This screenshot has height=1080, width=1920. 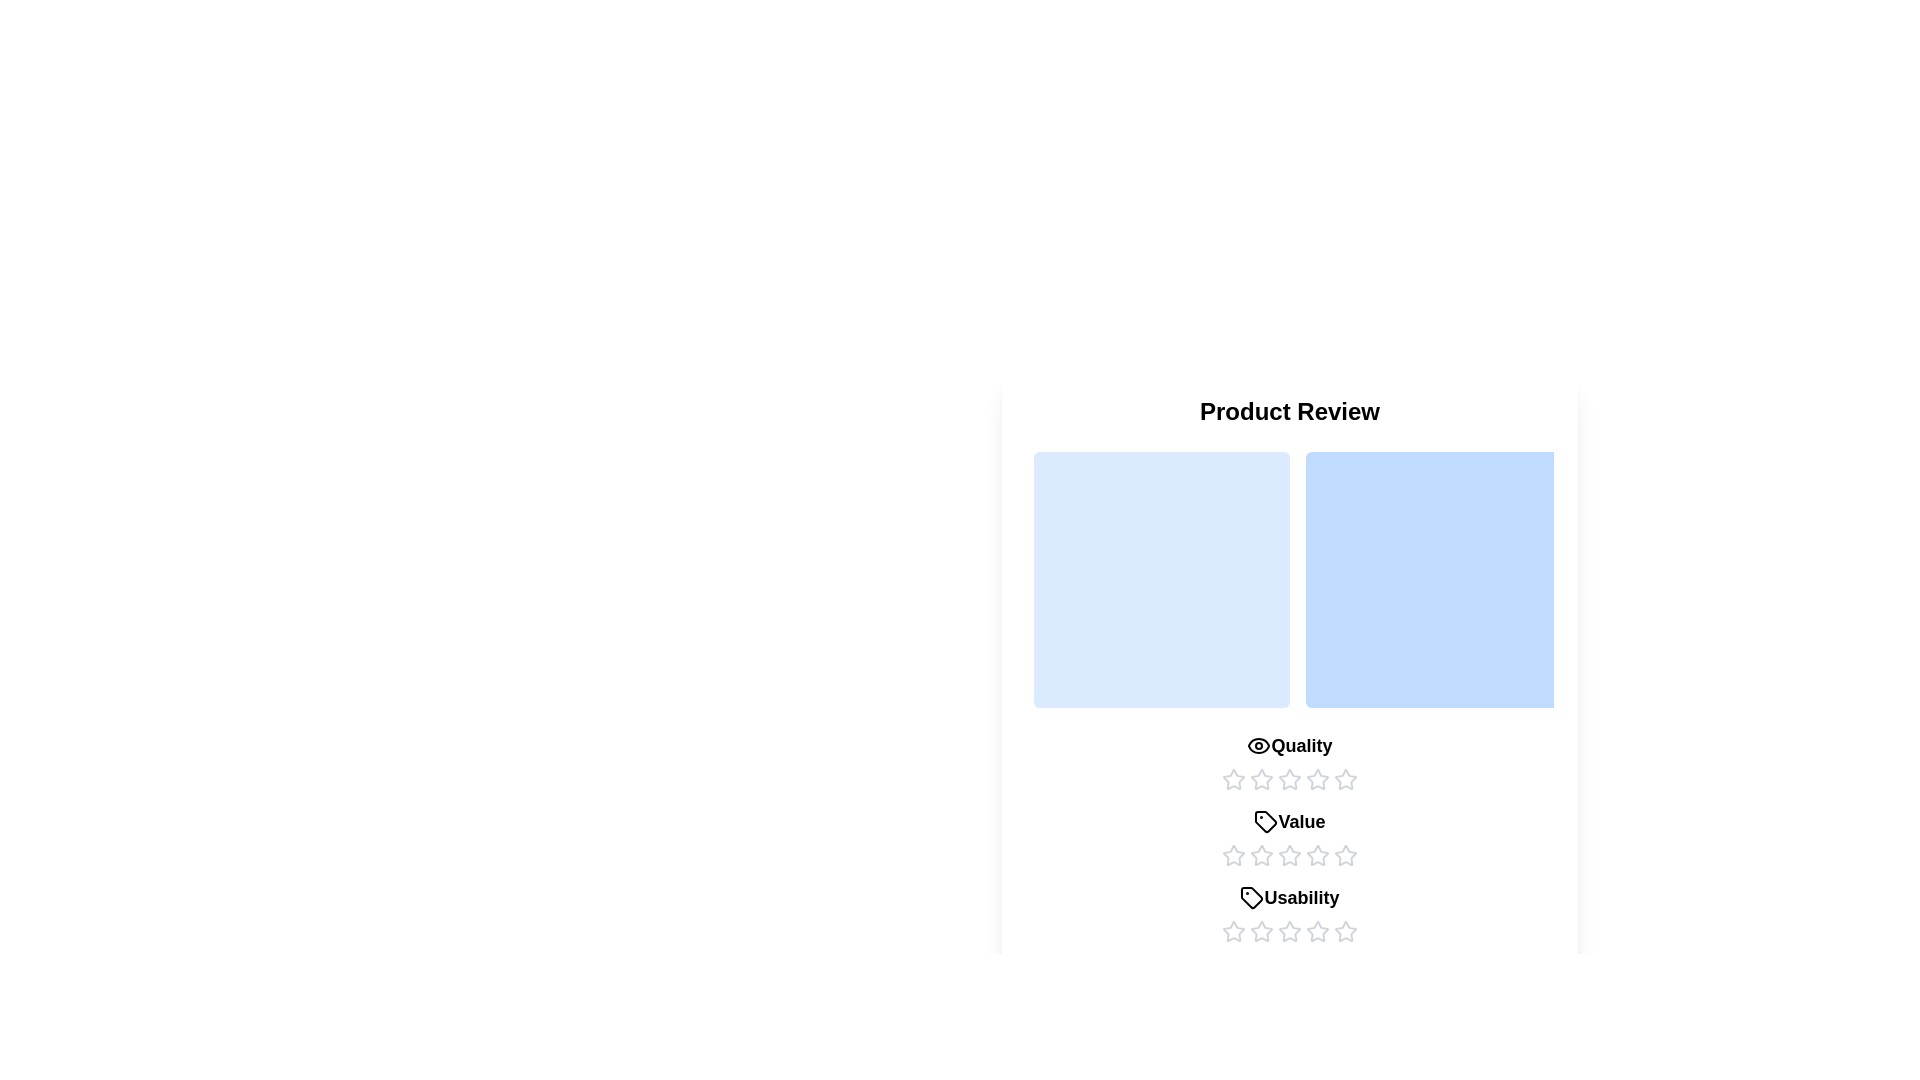 What do you see at coordinates (1265, 821) in the screenshot?
I see `the icon for the category Value` at bounding box center [1265, 821].